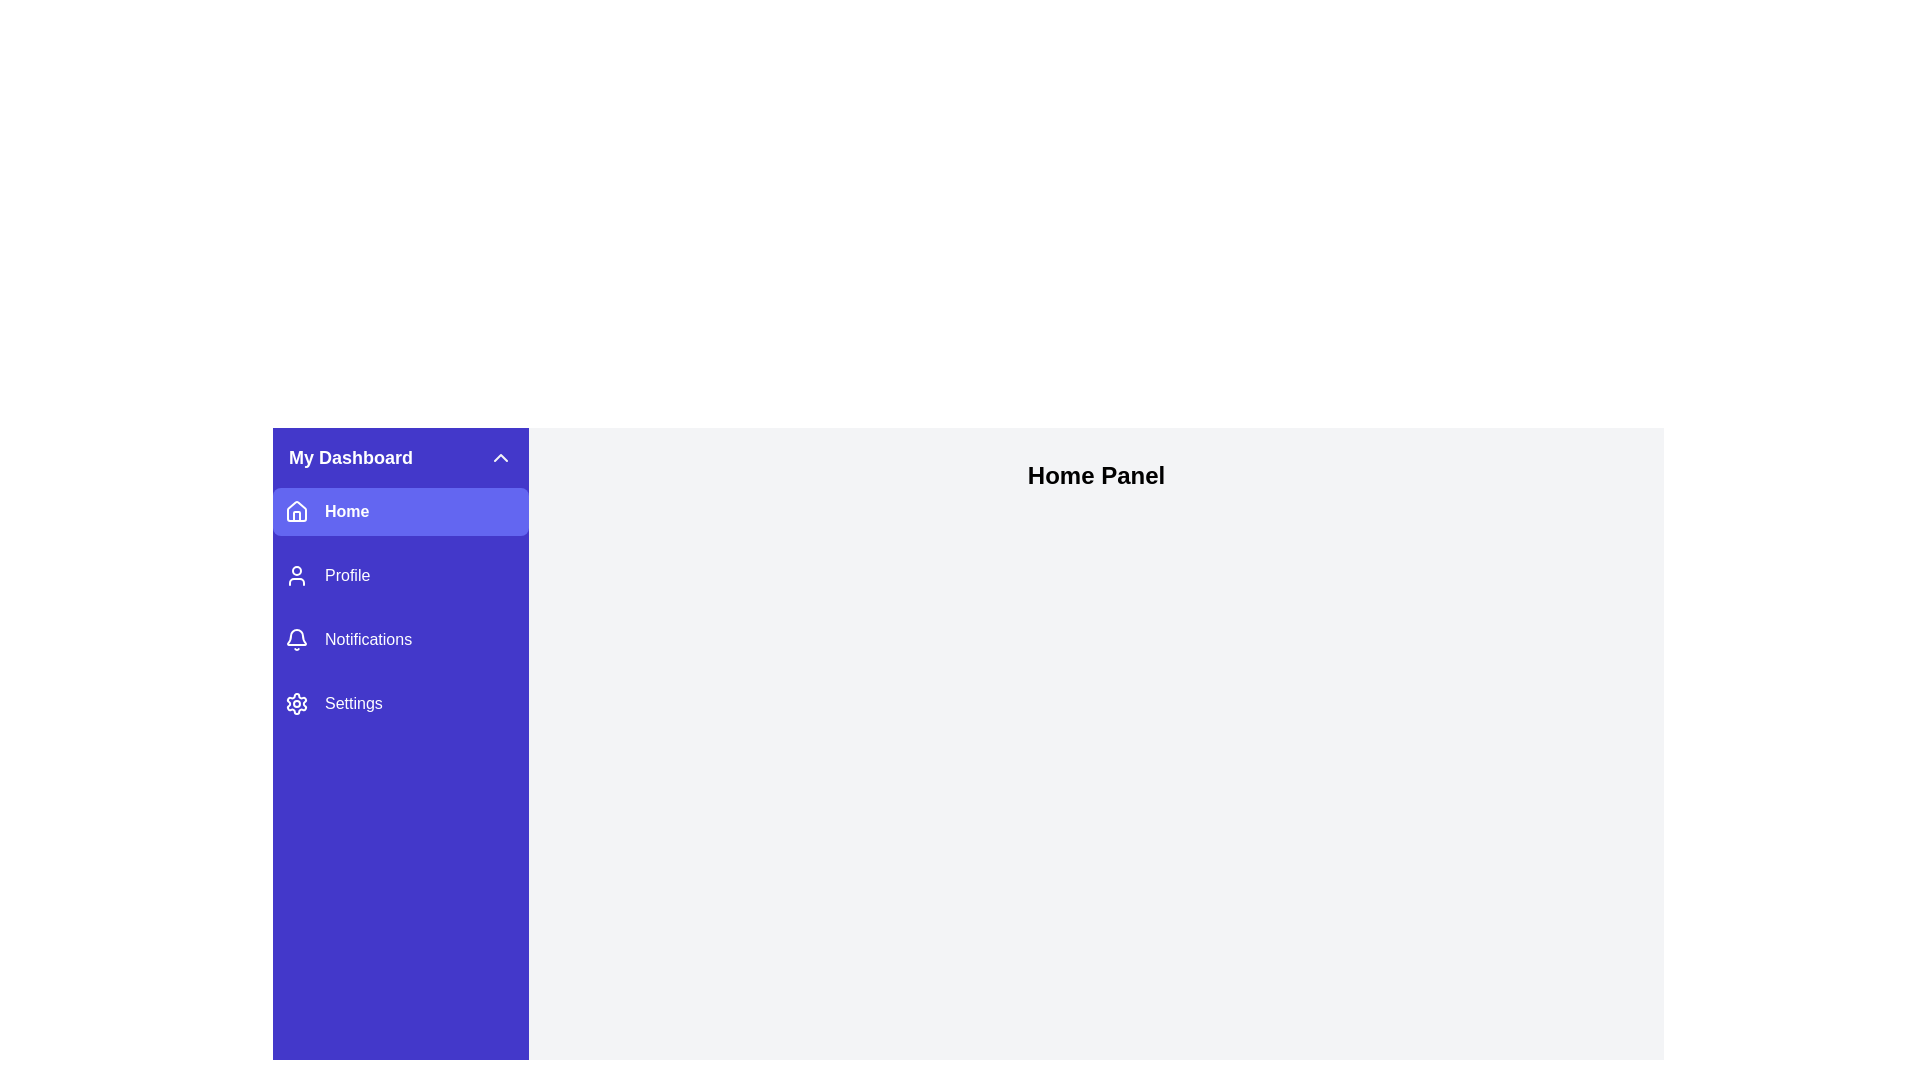 This screenshot has height=1080, width=1920. Describe the element at coordinates (296, 509) in the screenshot. I see `the stylized house icon located in the navigation menu to the left of the 'Home' text item` at that location.